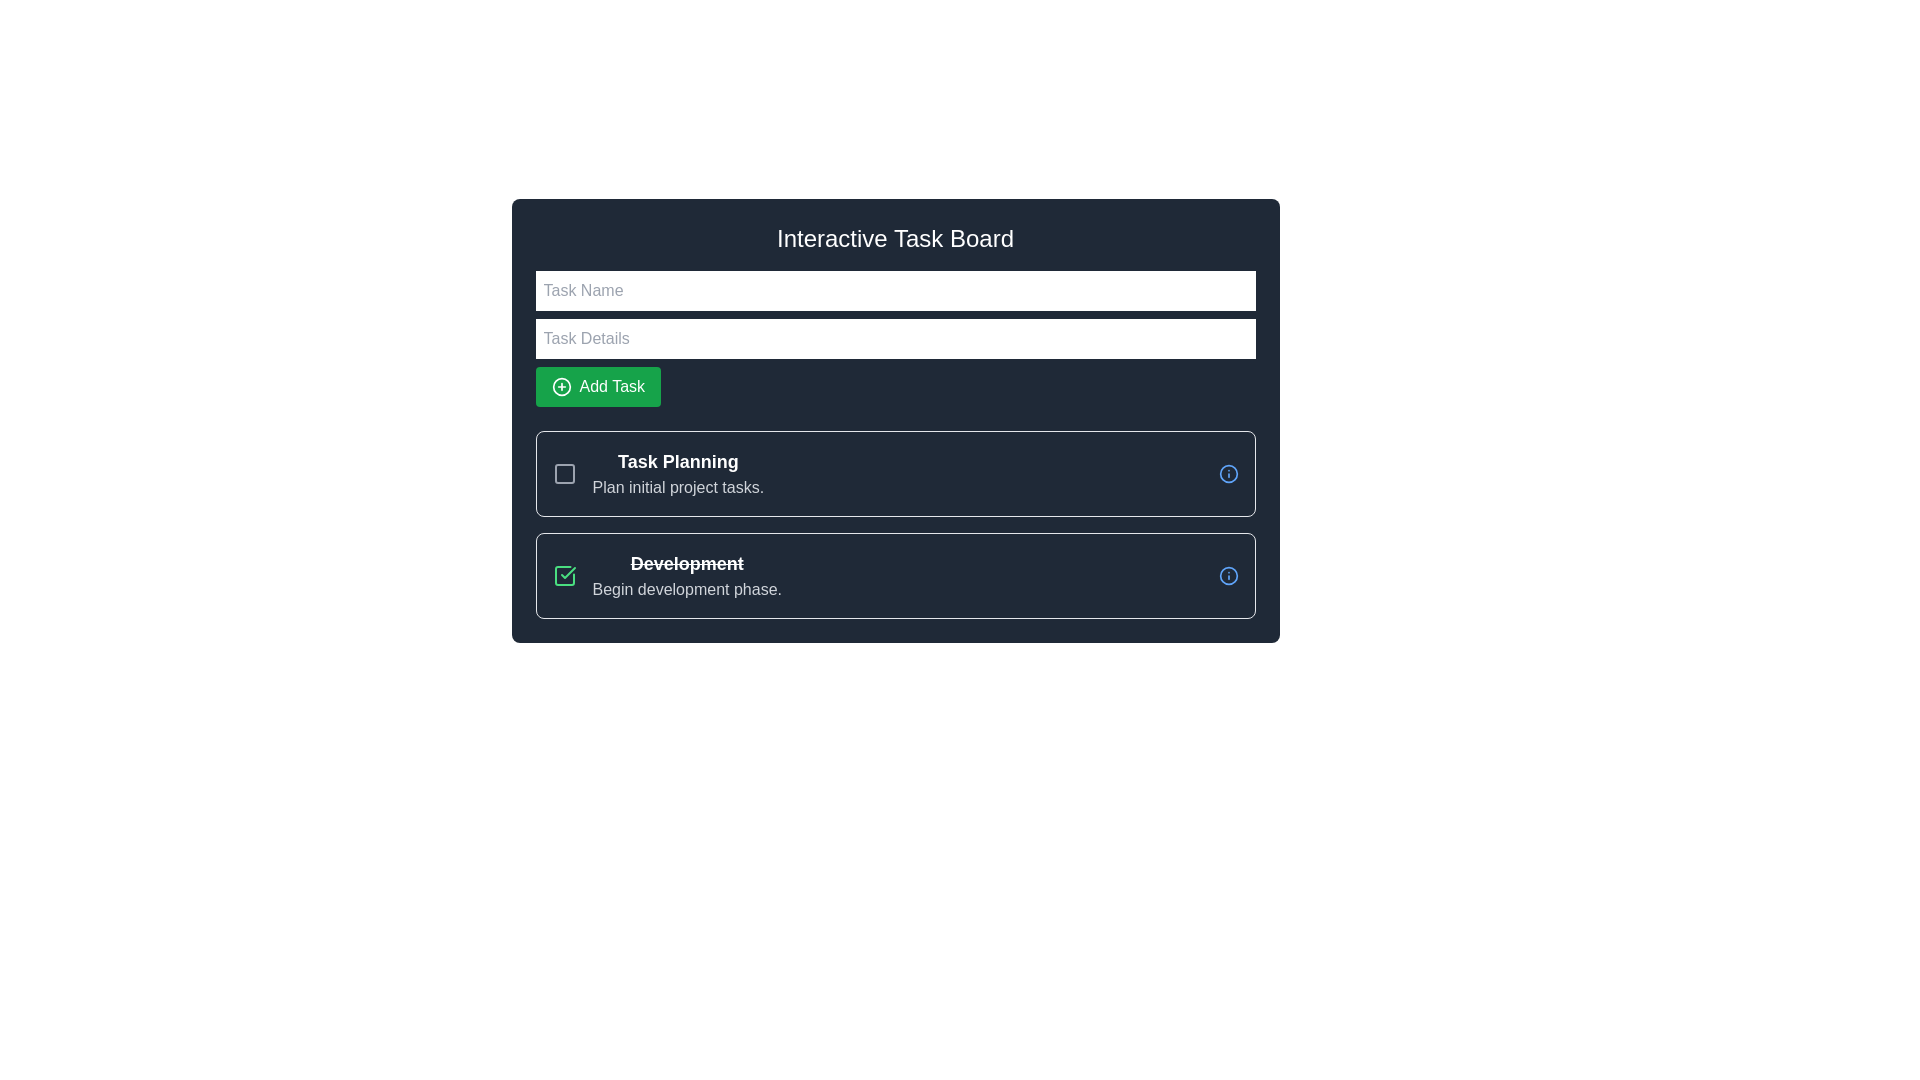 The width and height of the screenshot is (1920, 1080). Describe the element at coordinates (667, 575) in the screenshot. I see `the bold text element labeled 'Development' with a strikethrough and the subtitle 'Begin development phase.' located below the 'Task Planning' item in the task list` at that location.